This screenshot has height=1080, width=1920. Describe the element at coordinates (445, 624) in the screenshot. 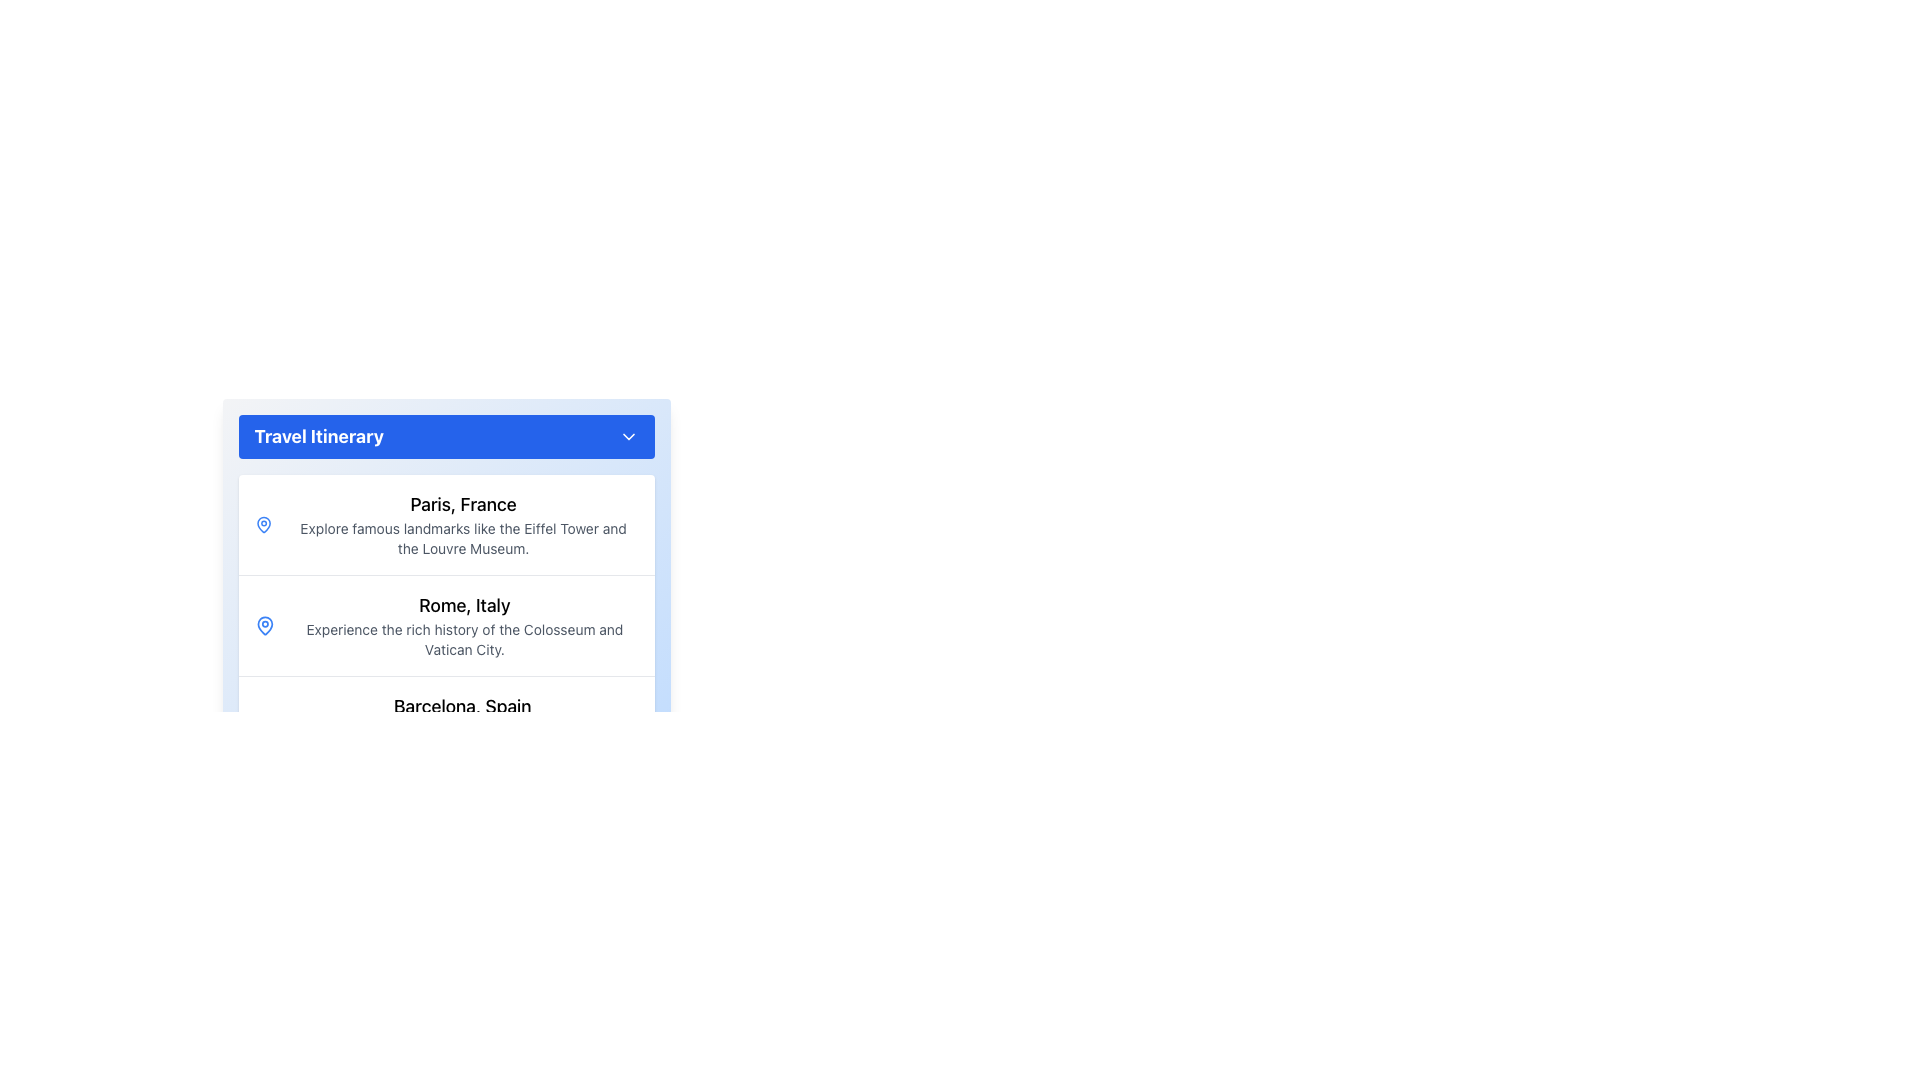

I see `displayed information from the Informational card for Rome, Italy, which includes the name in bold and the description text` at that location.